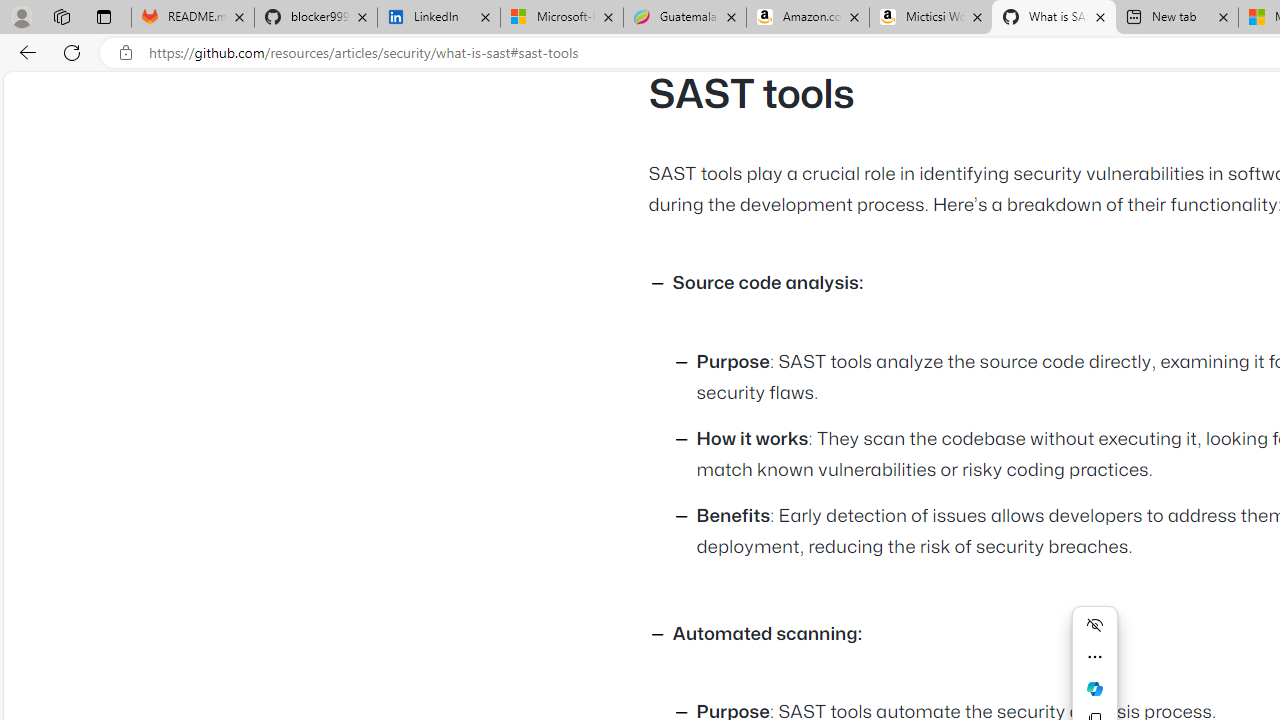  Describe the element at coordinates (1094, 623) in the screenshot. I see `'Hide menu'` at that location.